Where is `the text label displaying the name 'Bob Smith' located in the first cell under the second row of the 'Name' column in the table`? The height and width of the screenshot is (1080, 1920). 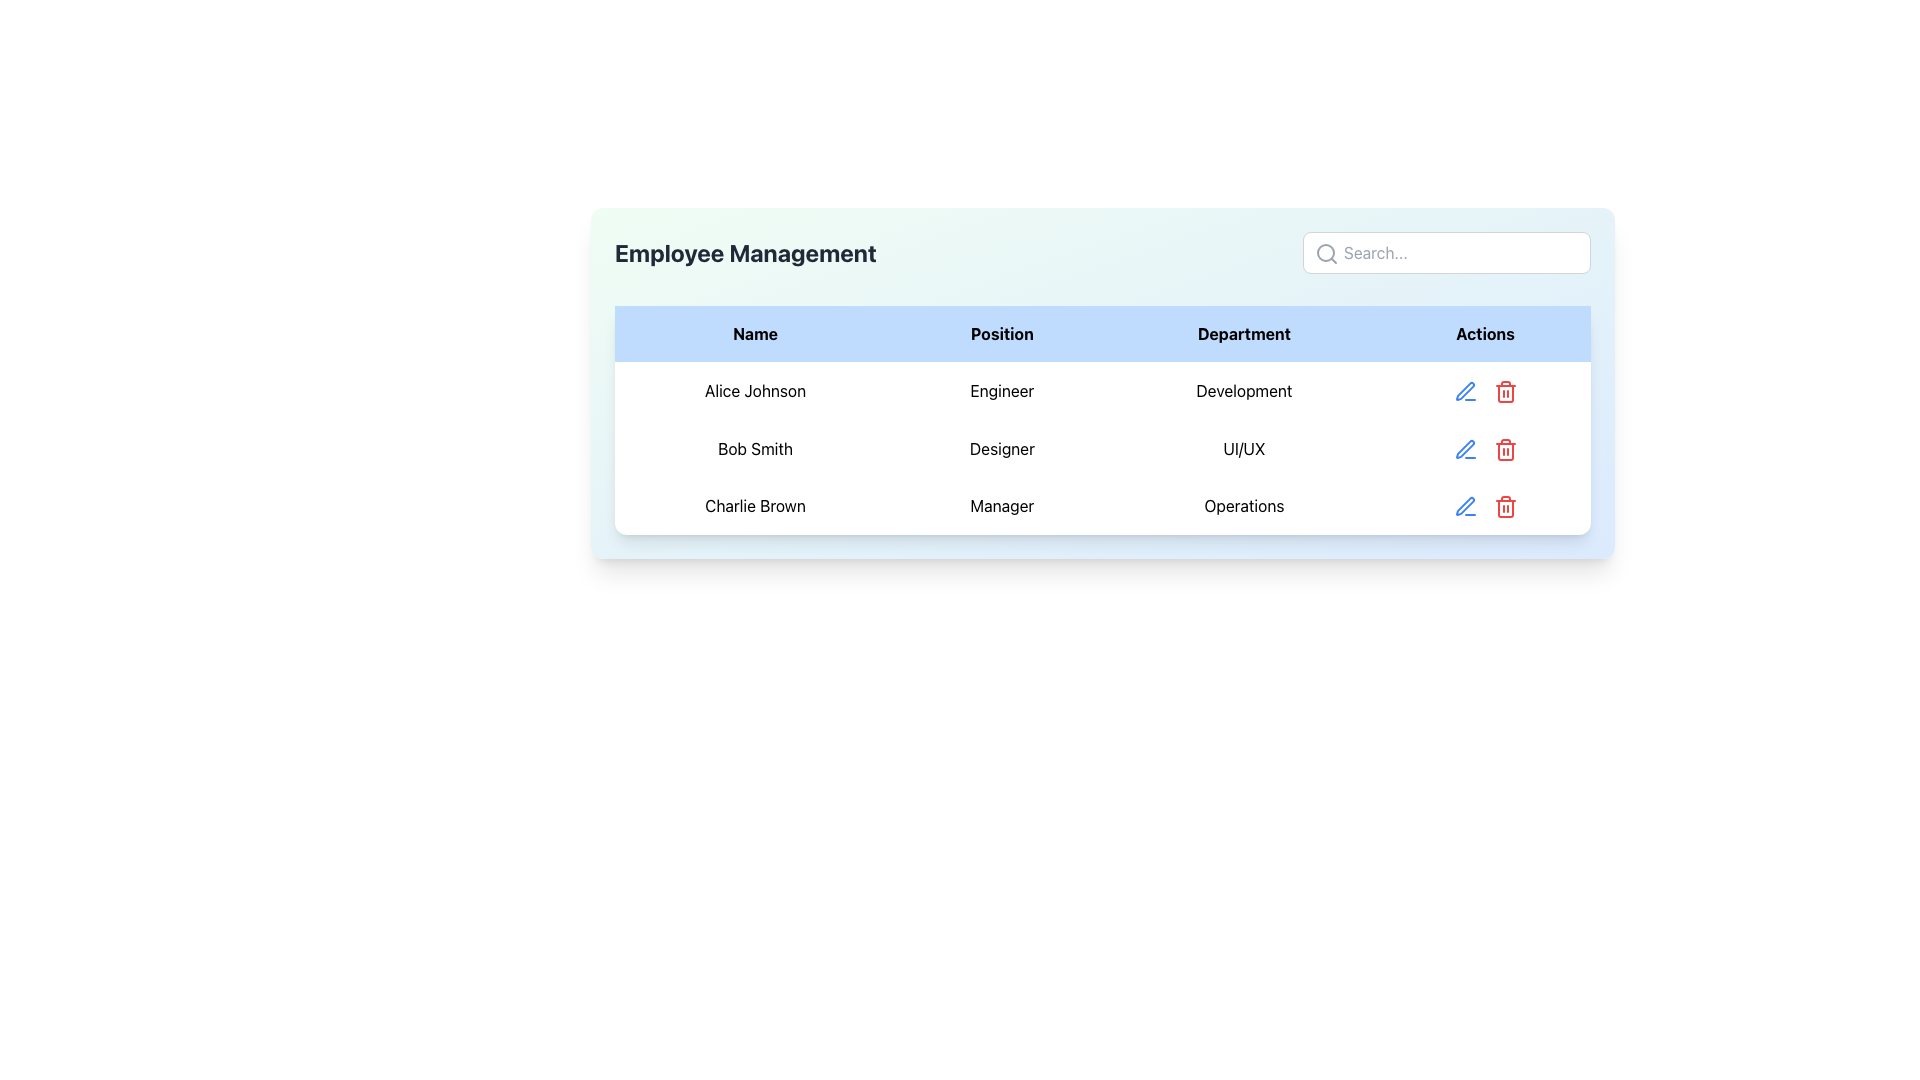
the text label displaying the name 'Bob Smith' located in the first cell under the second row of the 'Name' column in the table is located at coordinates (754, 447).